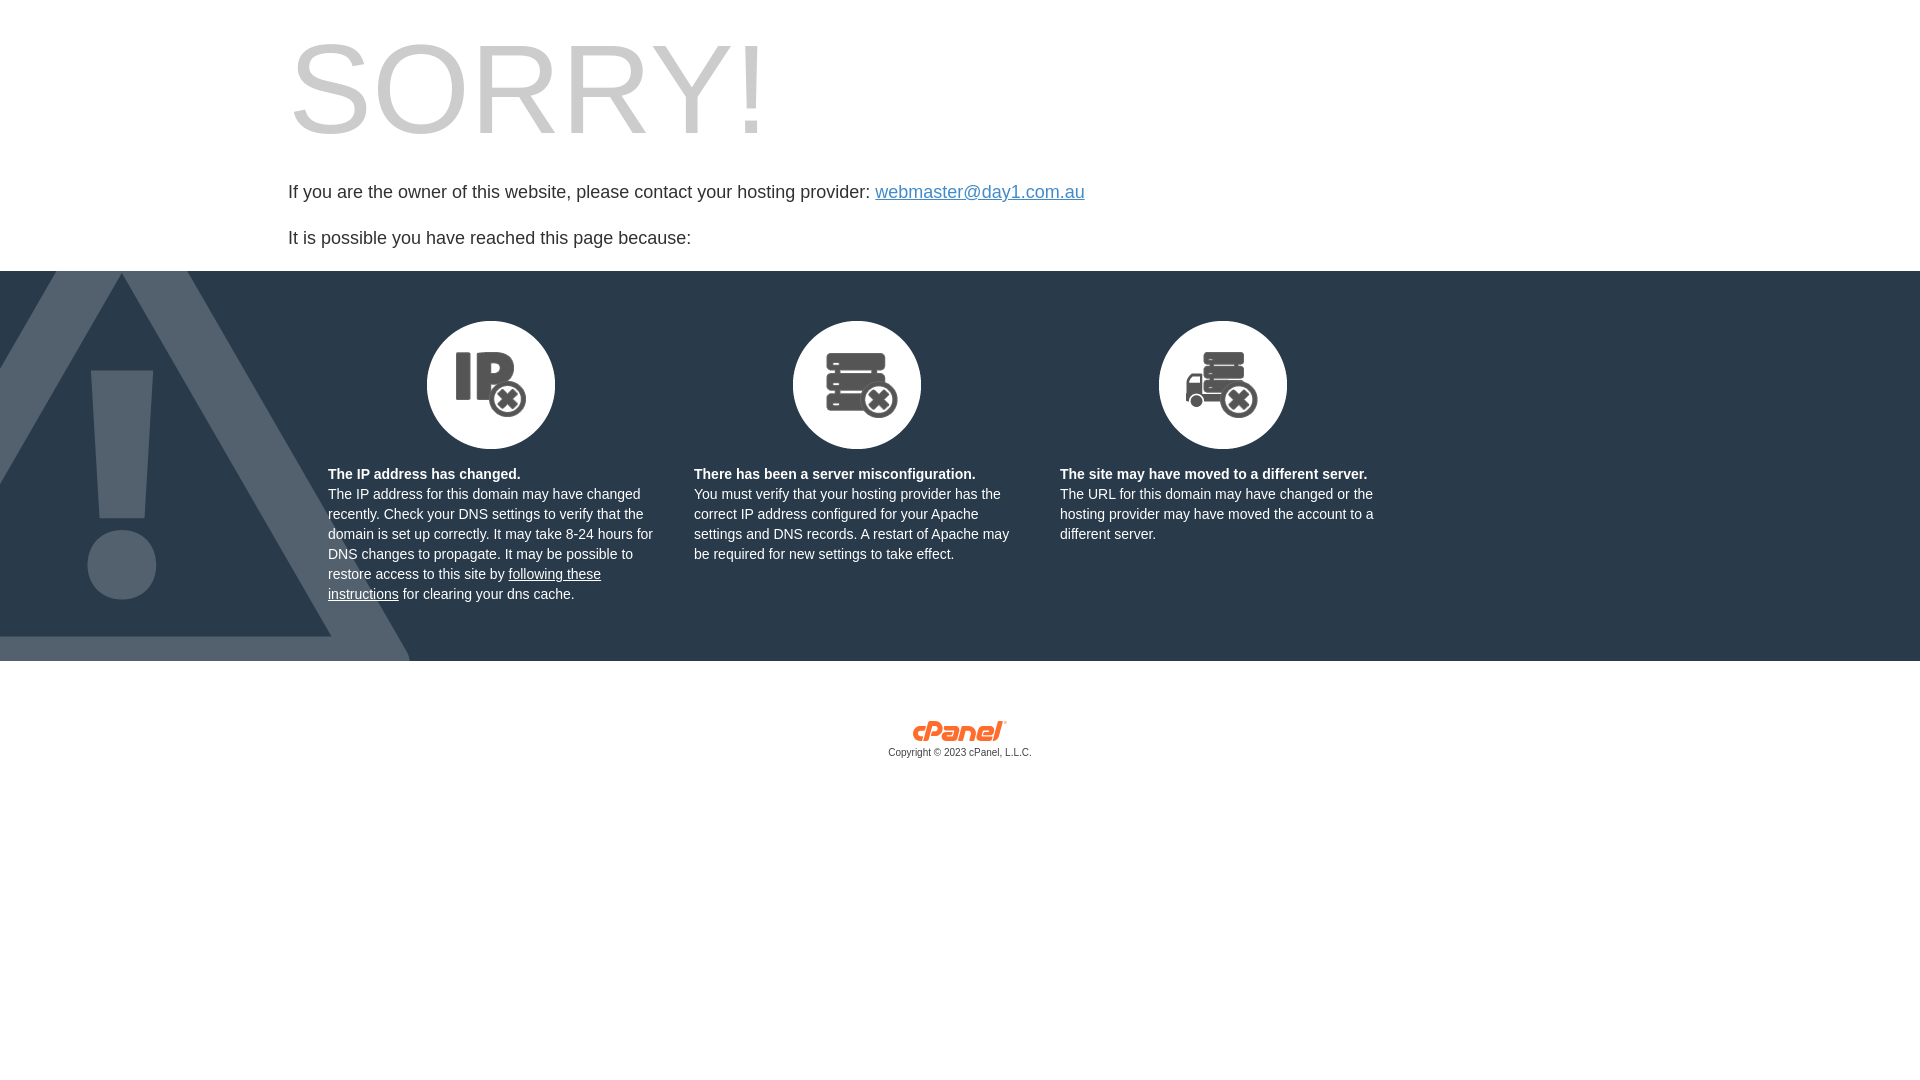 The image size is (1920, 1080). Describe the element at coordinates (874, 192) in the screenshot. I see `'webmaster@day1.com.au'` at that location.